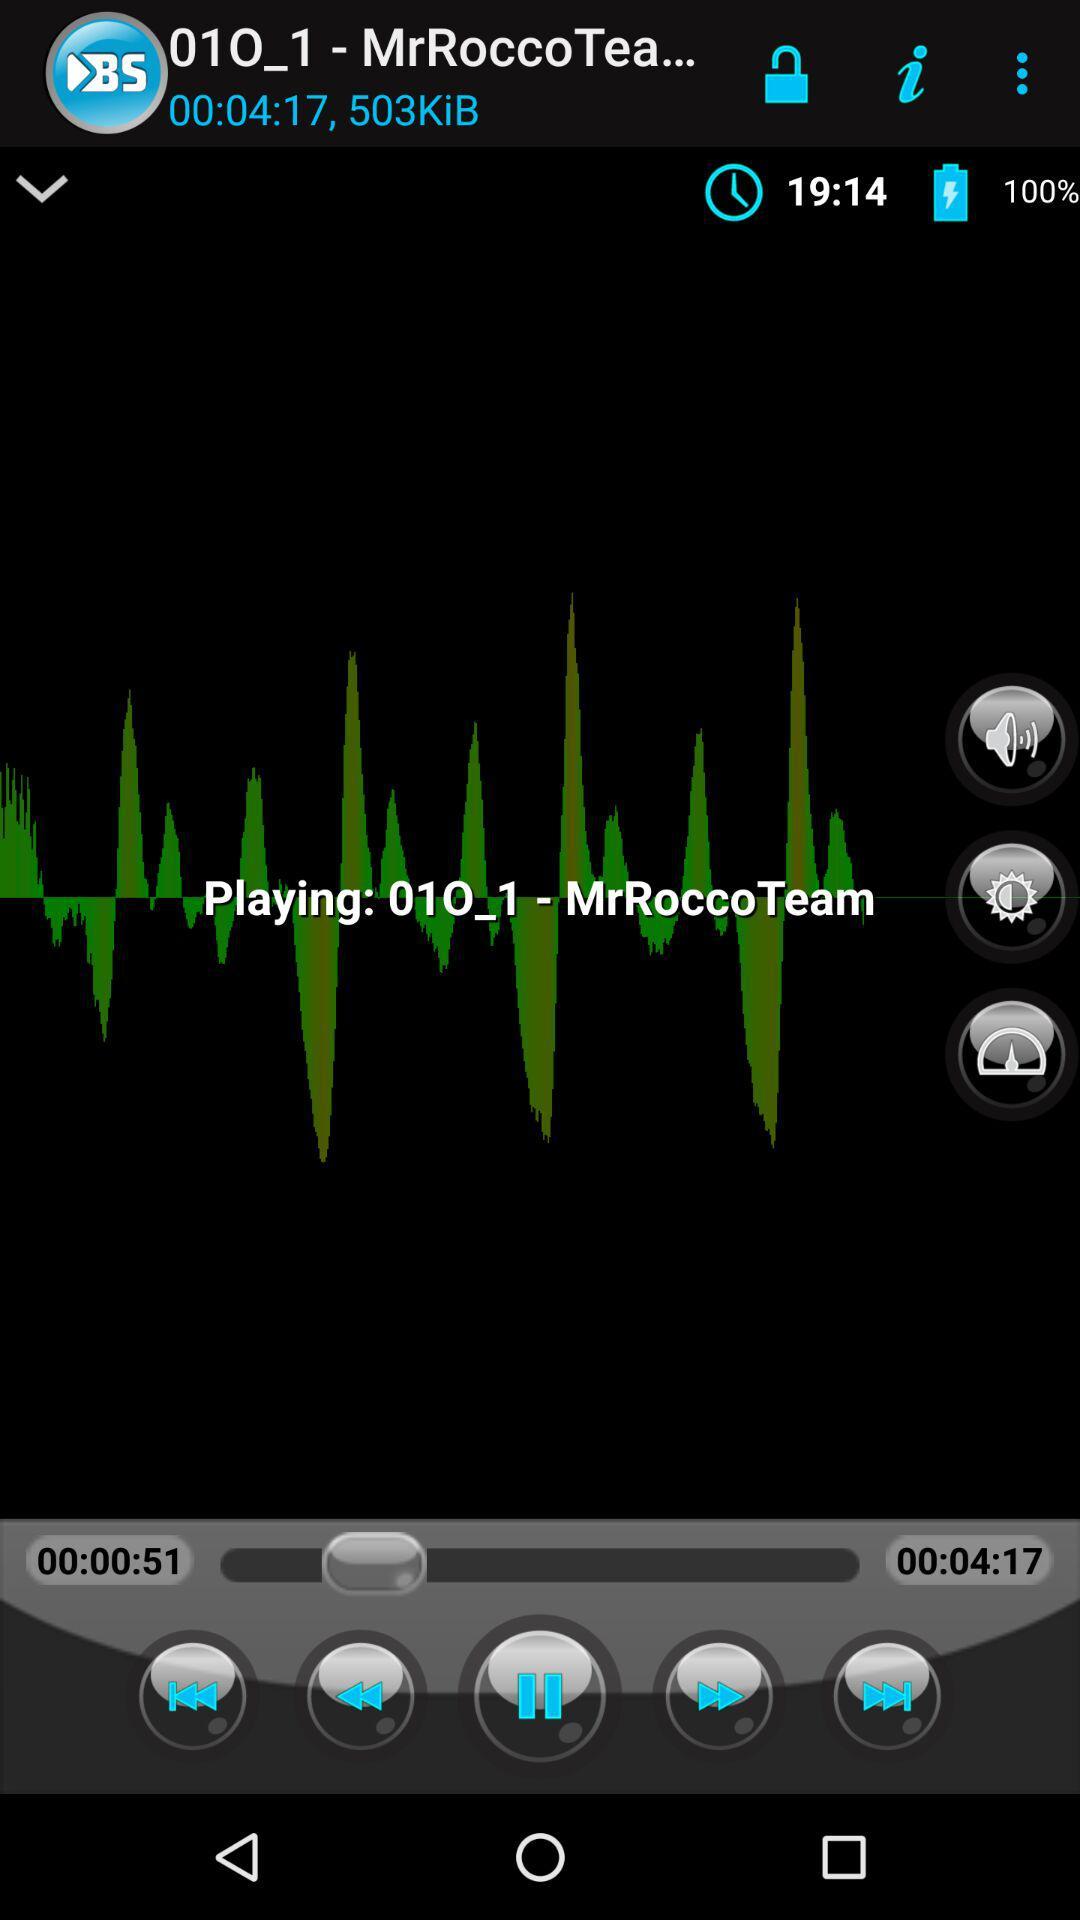 The height and width of the screenshot is (1920, 1080). Describe the element at coordinates (360, 1695) in the screenshot. I see `skip back a second` at that location.